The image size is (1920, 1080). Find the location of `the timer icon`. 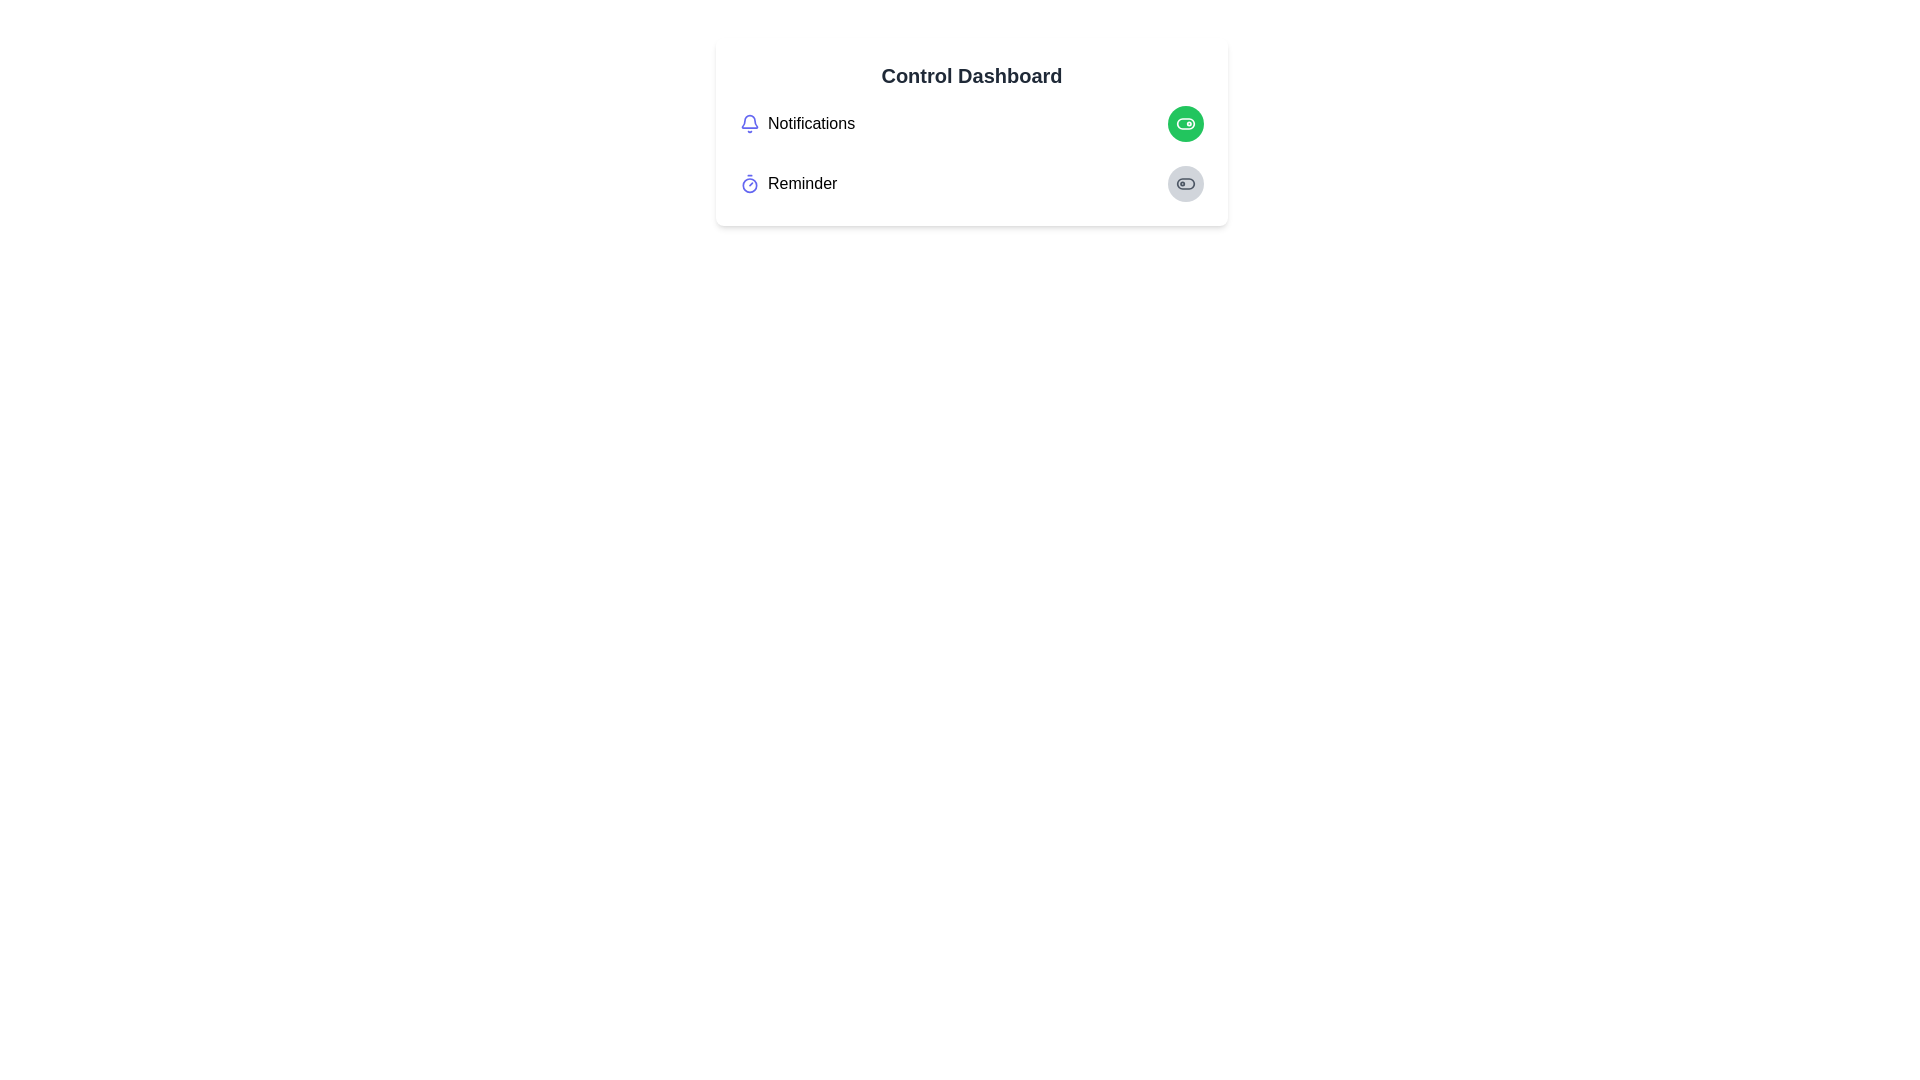

the timer icon is located at coordinates (748, 184).